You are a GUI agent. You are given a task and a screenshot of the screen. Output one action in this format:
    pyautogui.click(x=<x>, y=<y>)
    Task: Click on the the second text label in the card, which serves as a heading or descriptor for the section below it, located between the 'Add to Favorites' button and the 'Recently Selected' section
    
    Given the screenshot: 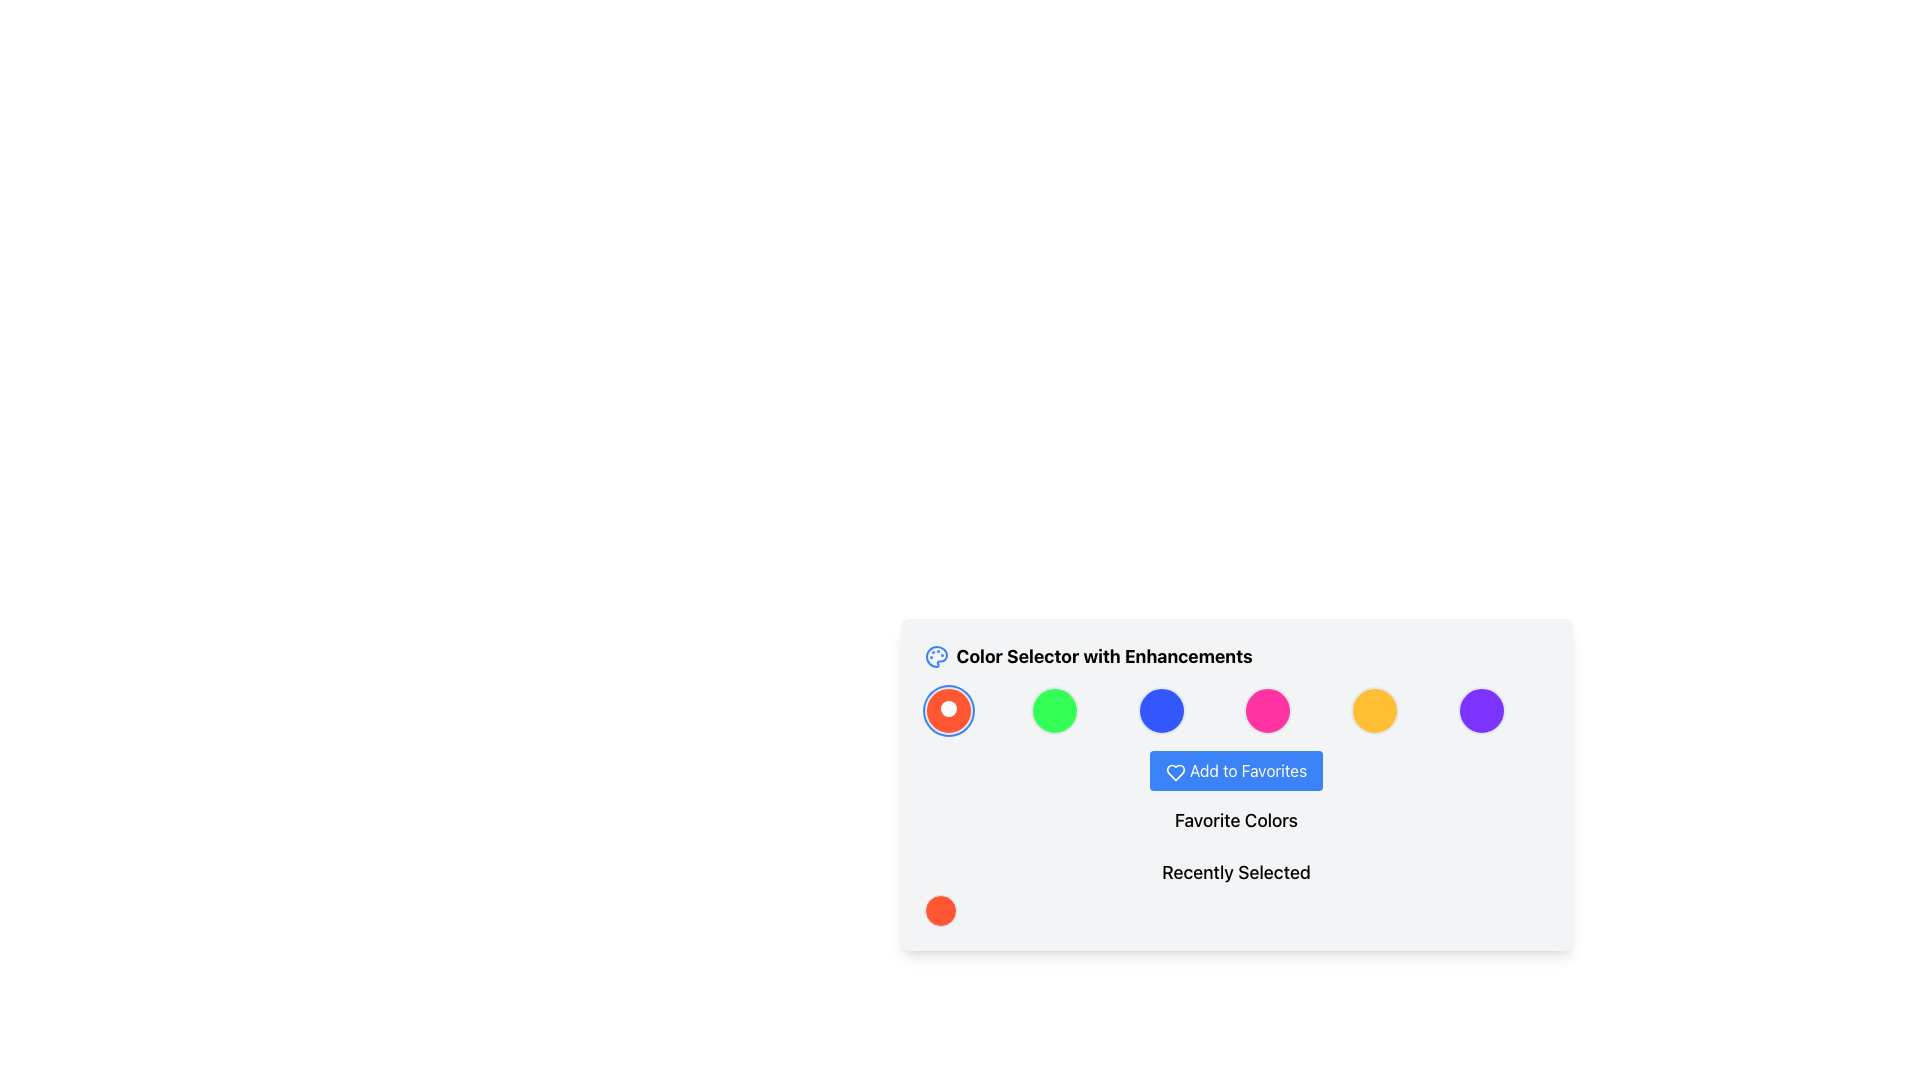 What is the action you would take?
    pyautogui.click(x=1235, y=825)
    